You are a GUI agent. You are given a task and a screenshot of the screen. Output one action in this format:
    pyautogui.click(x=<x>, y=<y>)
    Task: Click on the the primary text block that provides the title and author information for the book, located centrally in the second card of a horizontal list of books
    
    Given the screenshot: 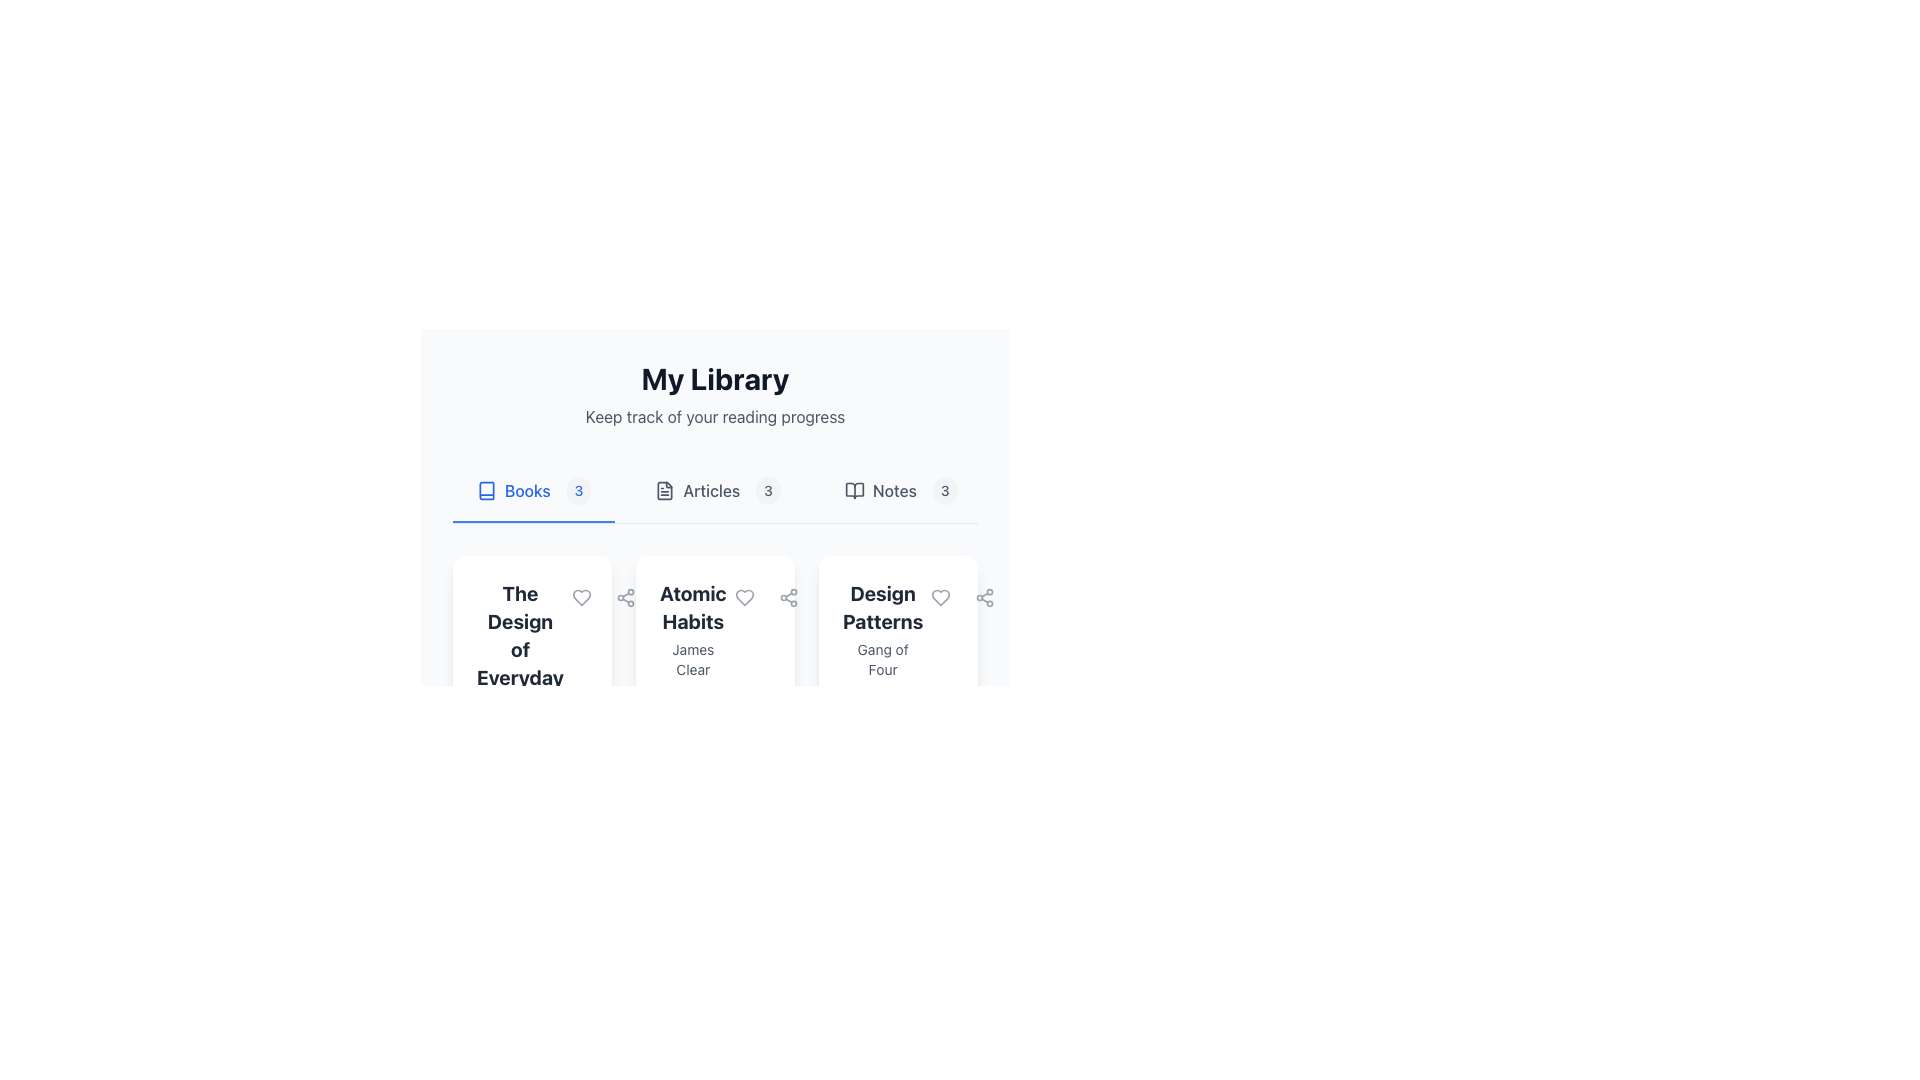 What is the action you would take?
    pyautogui.click(x=693, y=628)
    